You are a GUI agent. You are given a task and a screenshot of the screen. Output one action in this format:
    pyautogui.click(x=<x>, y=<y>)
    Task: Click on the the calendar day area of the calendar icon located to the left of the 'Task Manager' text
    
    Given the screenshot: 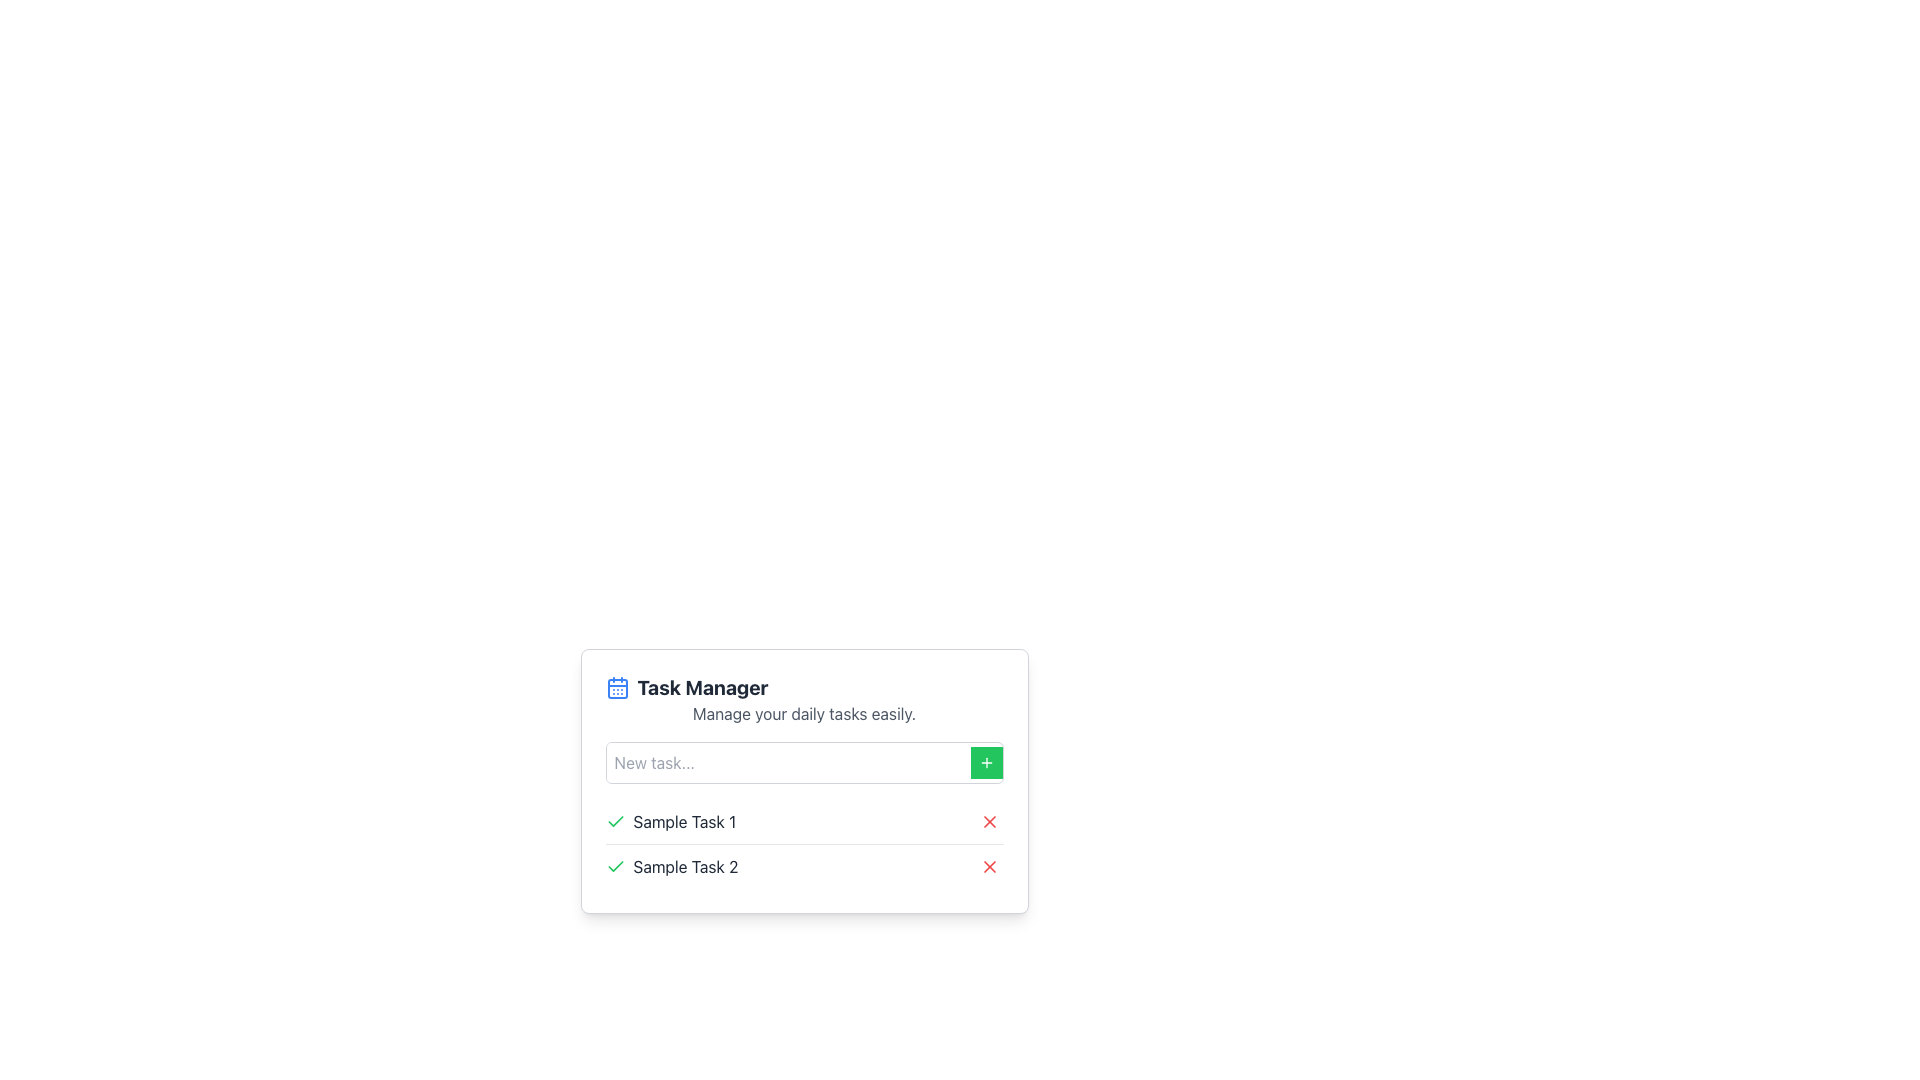 What is the action you would take?
    pyautogui.click(x=616, y=688)
    